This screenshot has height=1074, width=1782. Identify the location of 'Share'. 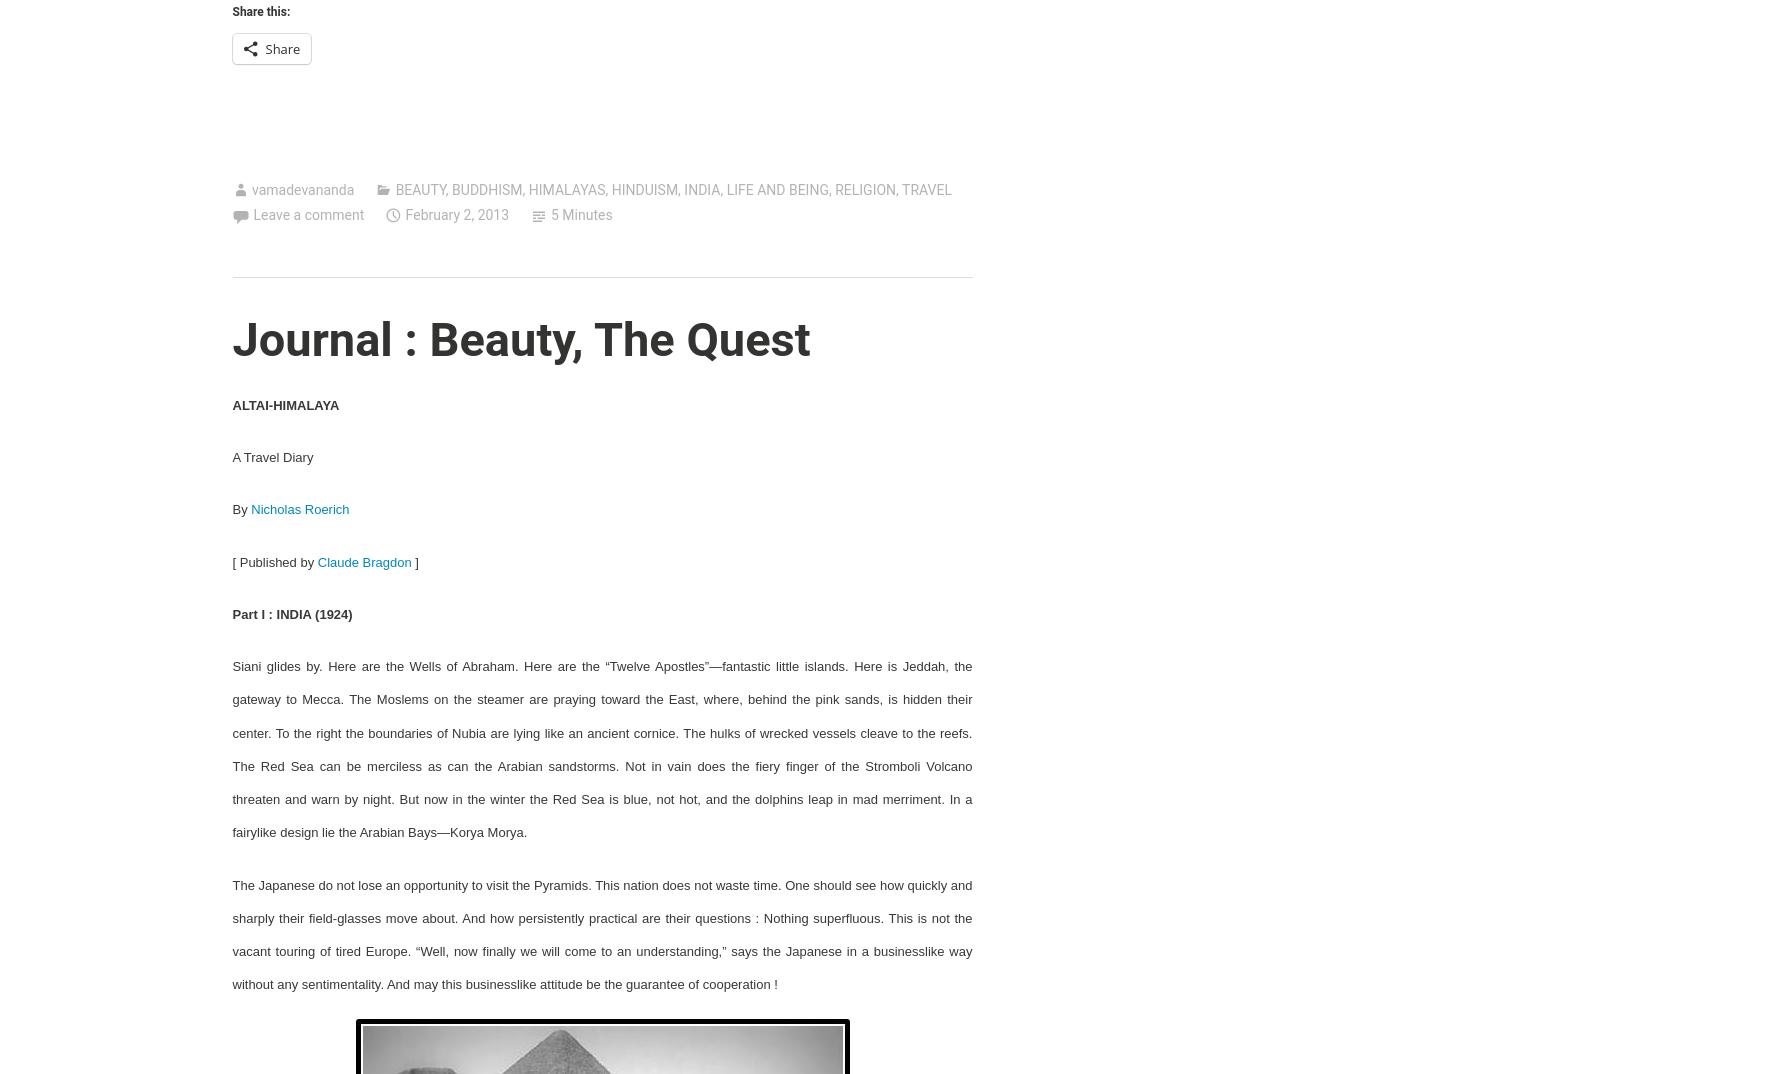
(281, 47).